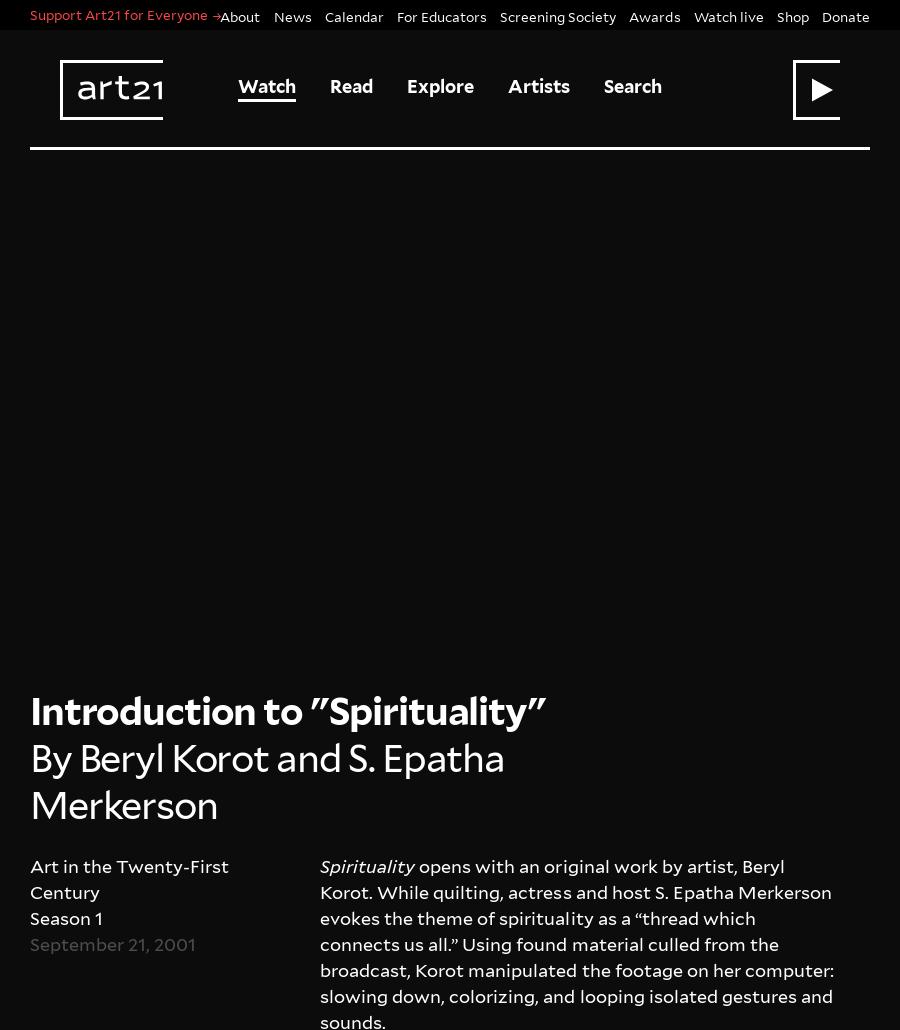 The width and height of the screenshot is (900, 1030). What do you see at coordinates (344, 891) in the screenshot?
I see `'TikTok'` at bounding box center [344, 891].